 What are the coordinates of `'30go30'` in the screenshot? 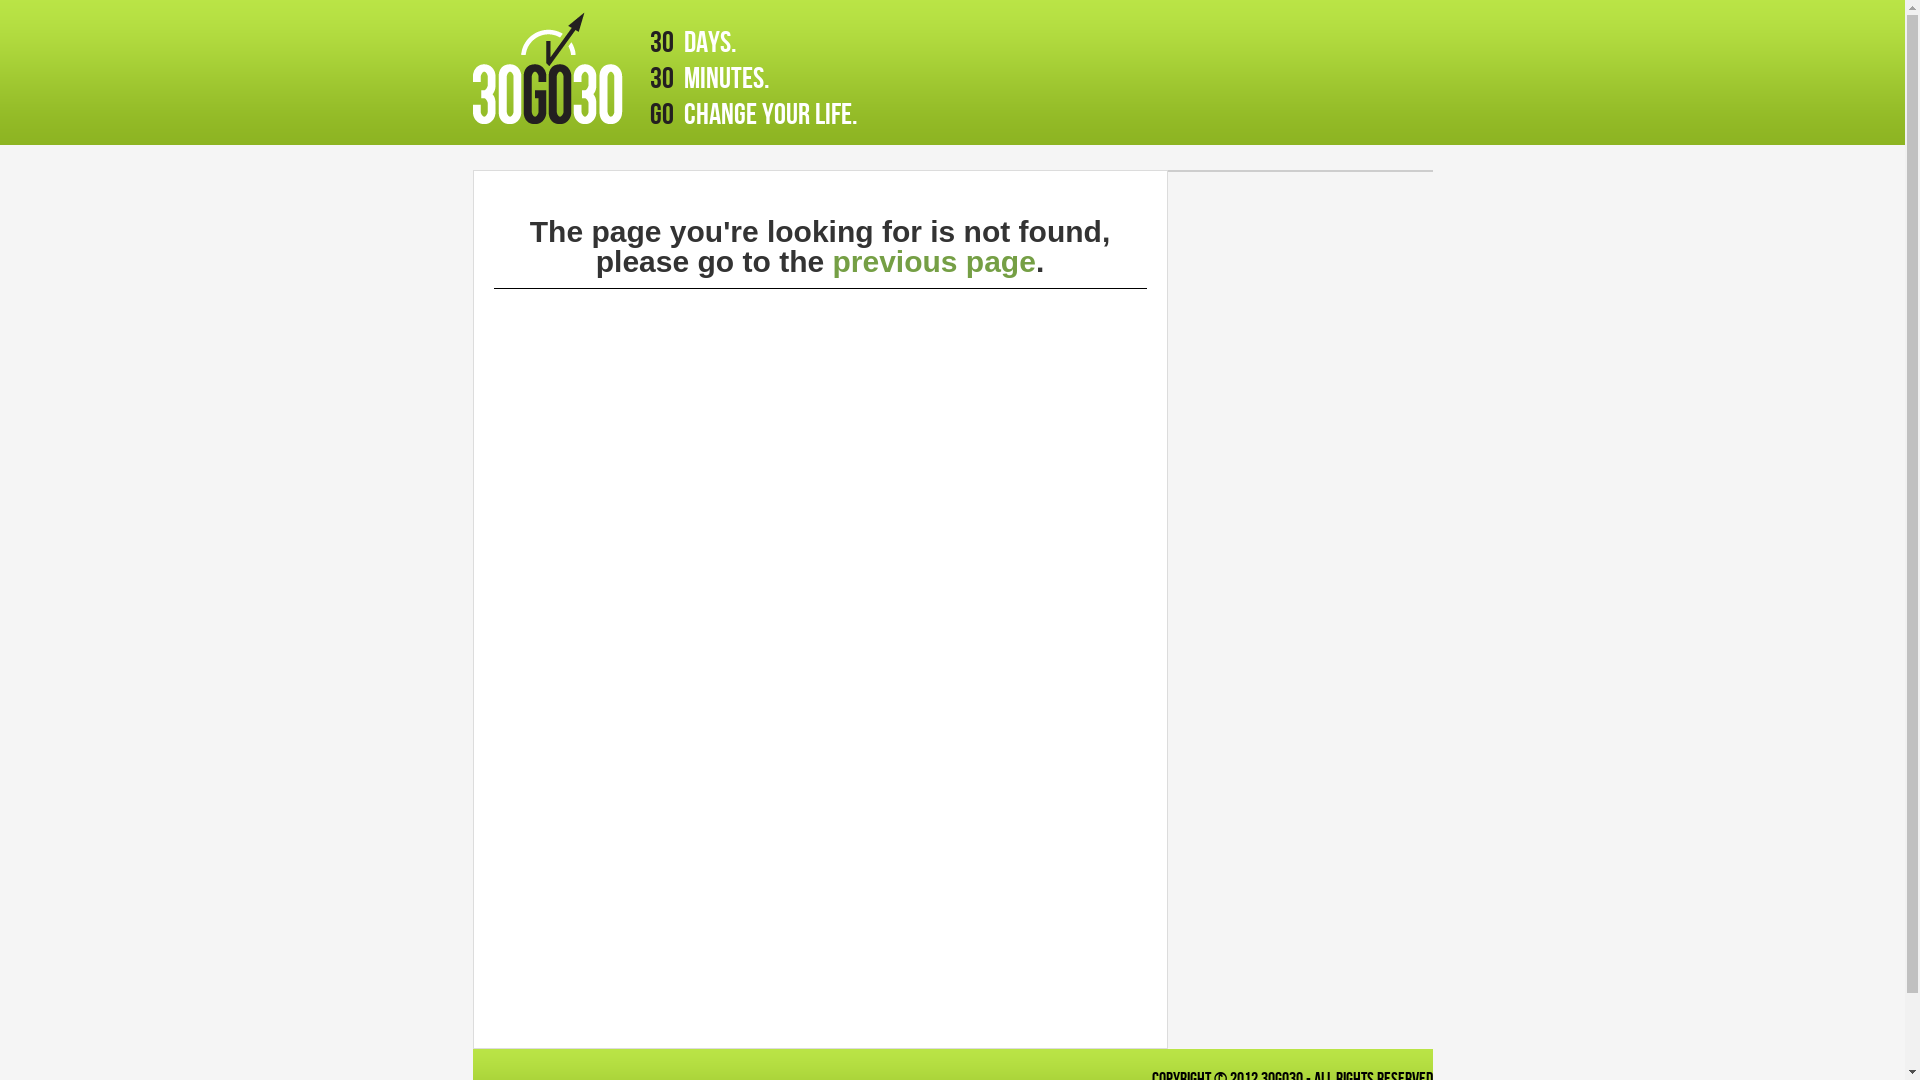 It's located at (547, 67).